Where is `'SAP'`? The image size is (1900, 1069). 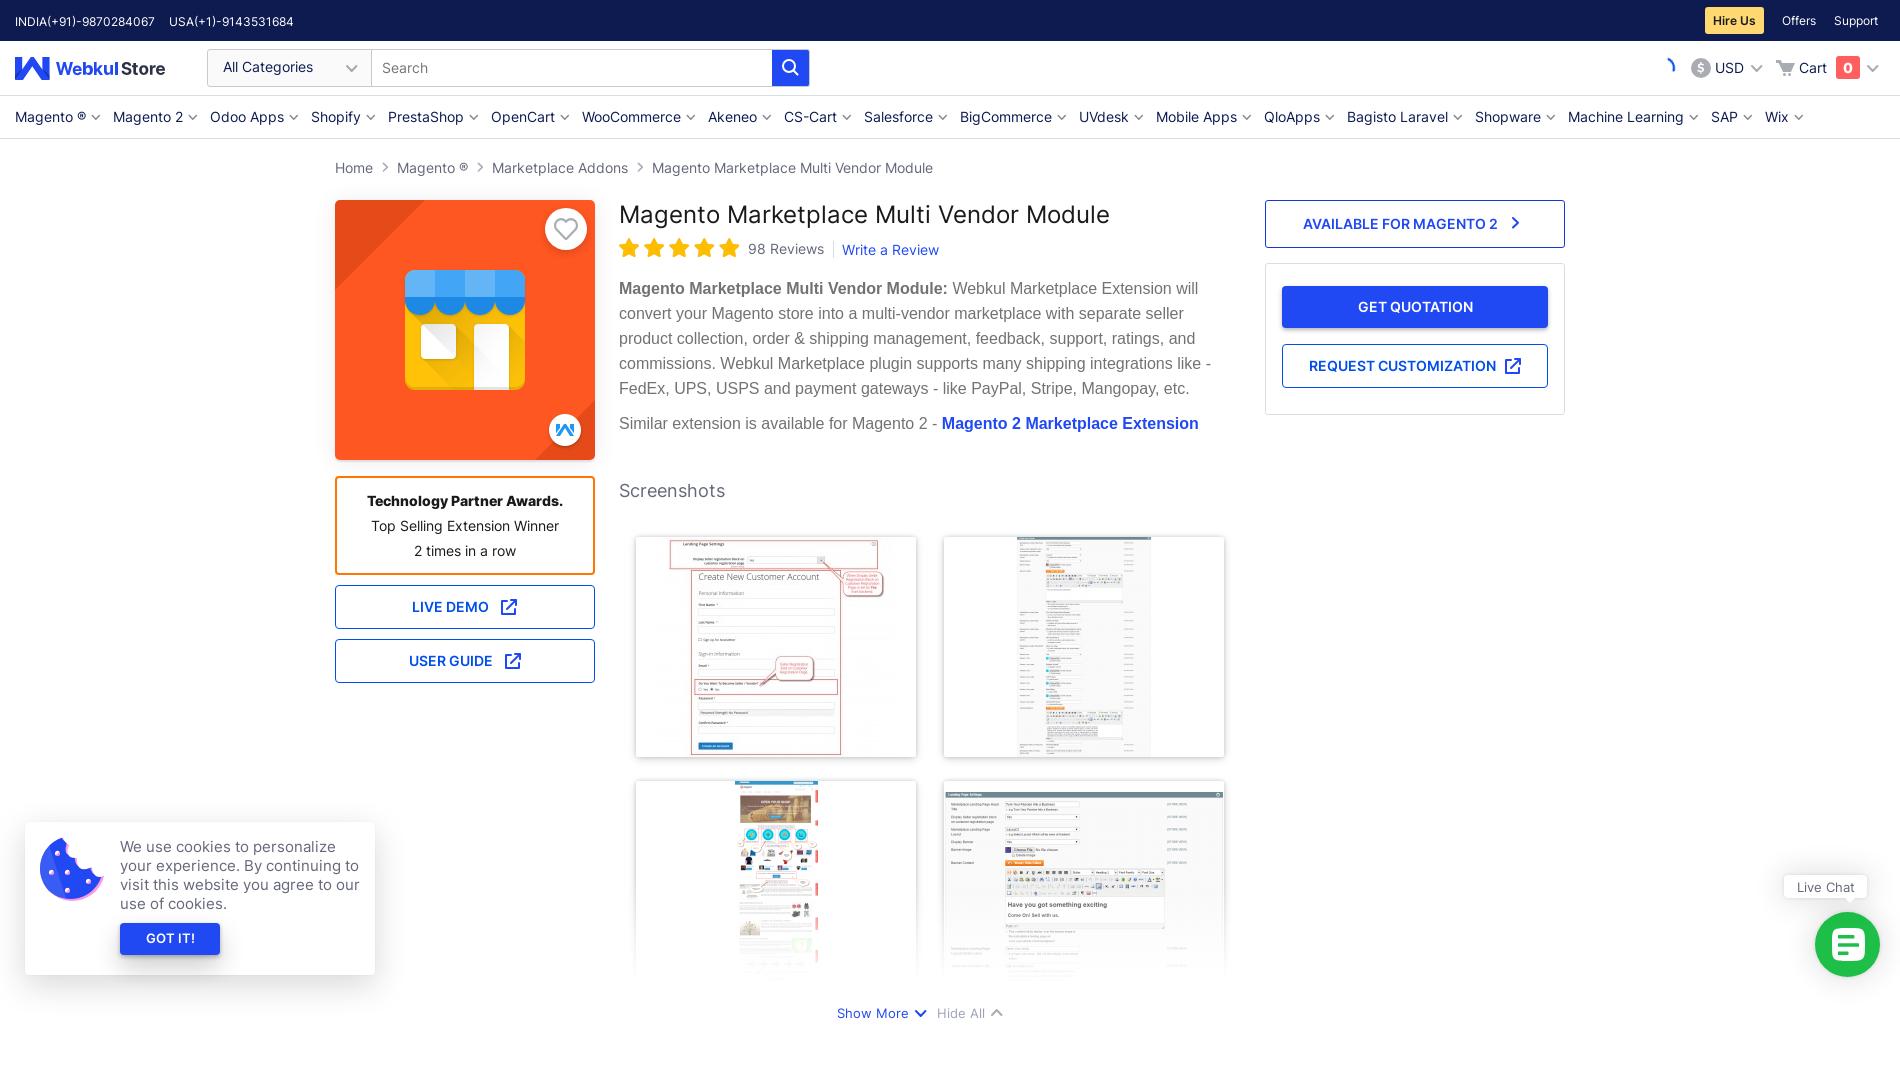
'SAP' is located at coordinates (1709, 116).